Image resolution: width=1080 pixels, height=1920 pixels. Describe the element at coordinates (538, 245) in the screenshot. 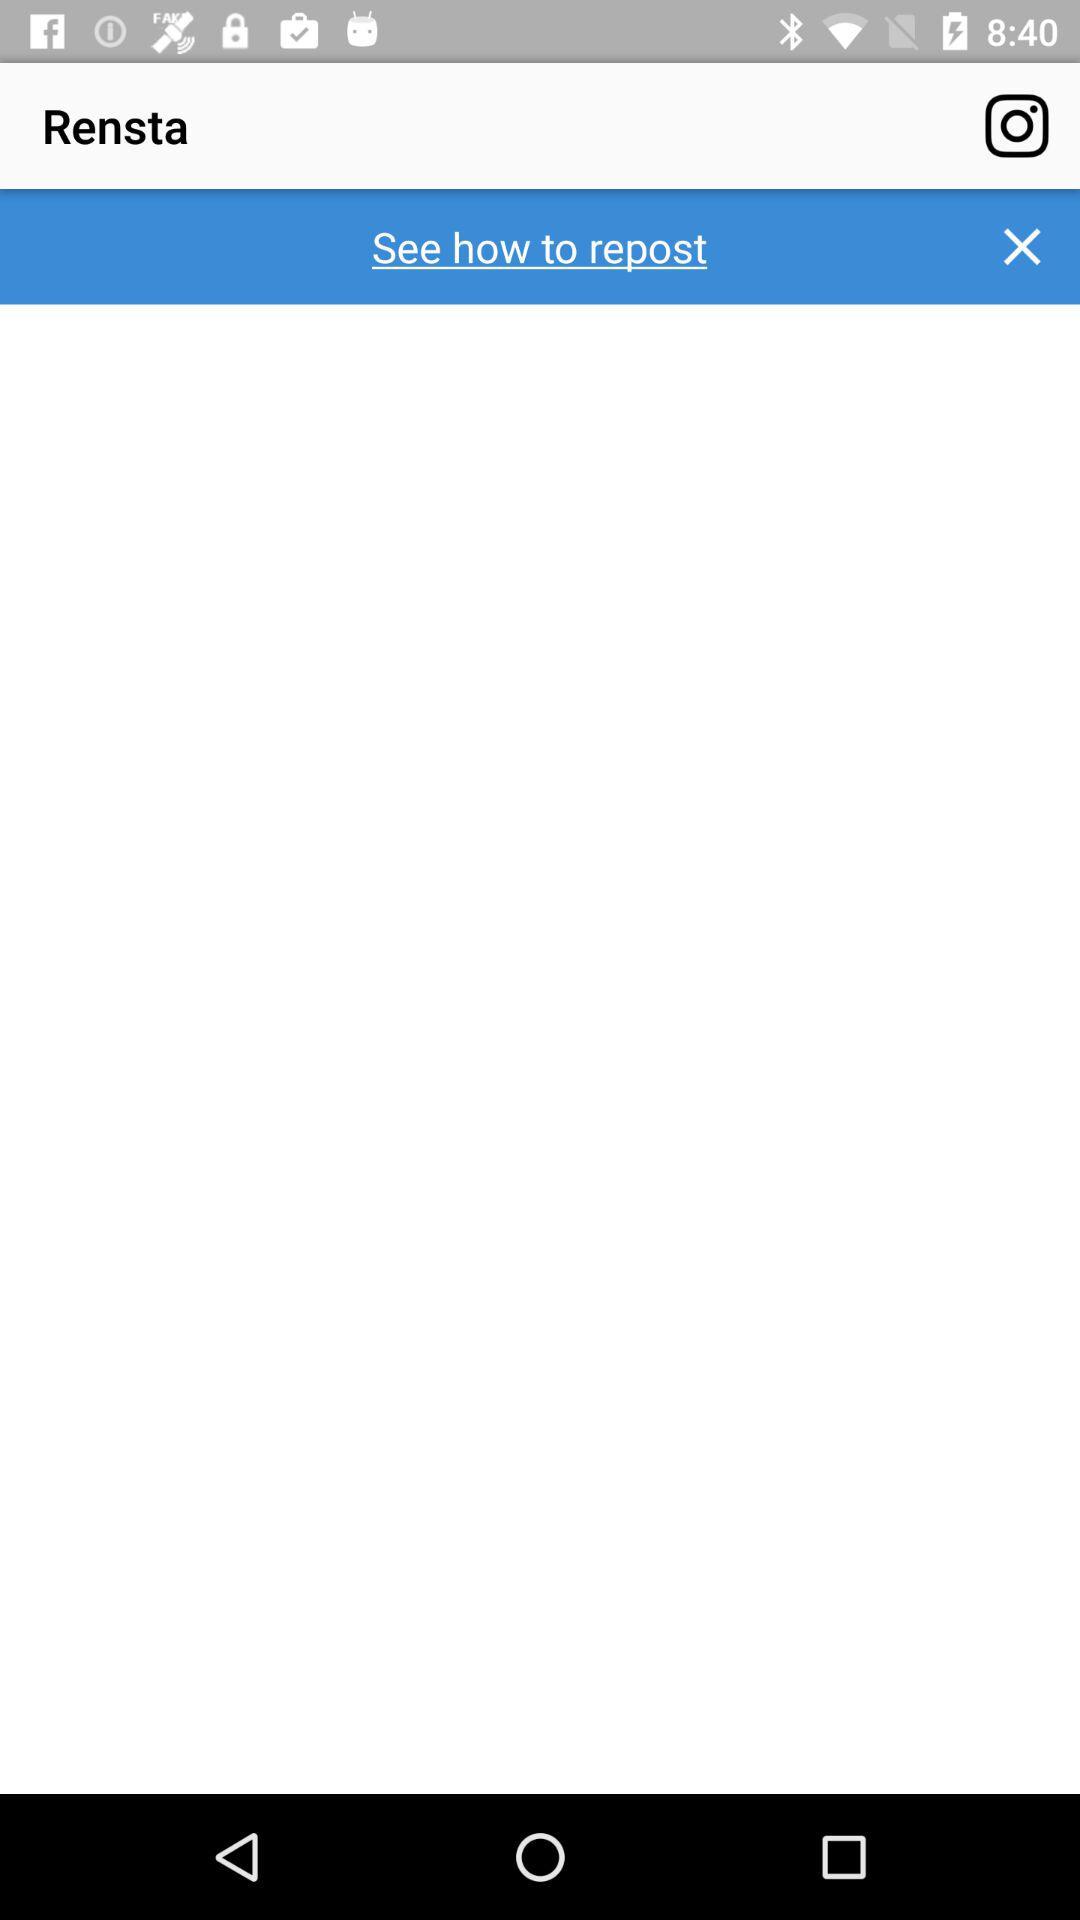

I see `see how to icon` at that location.